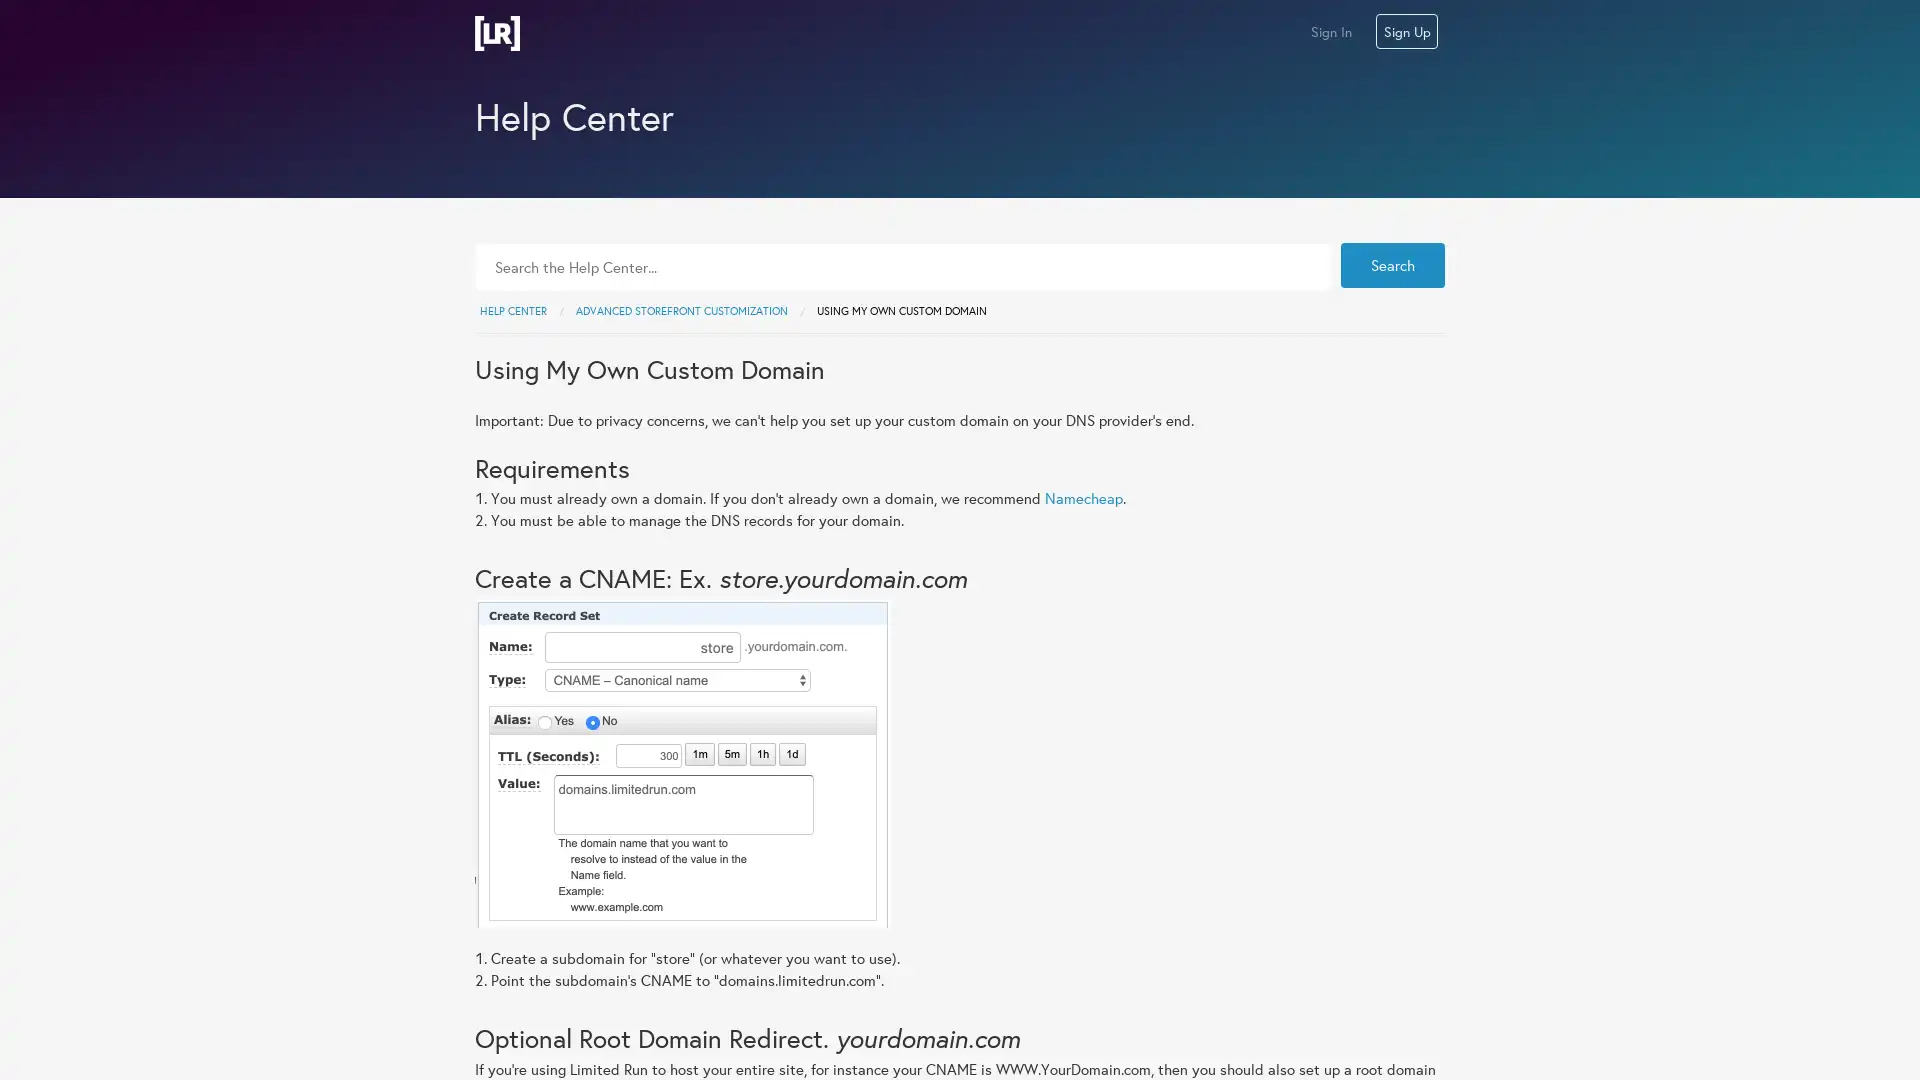  I want to click on Search, so click(1391, 264).